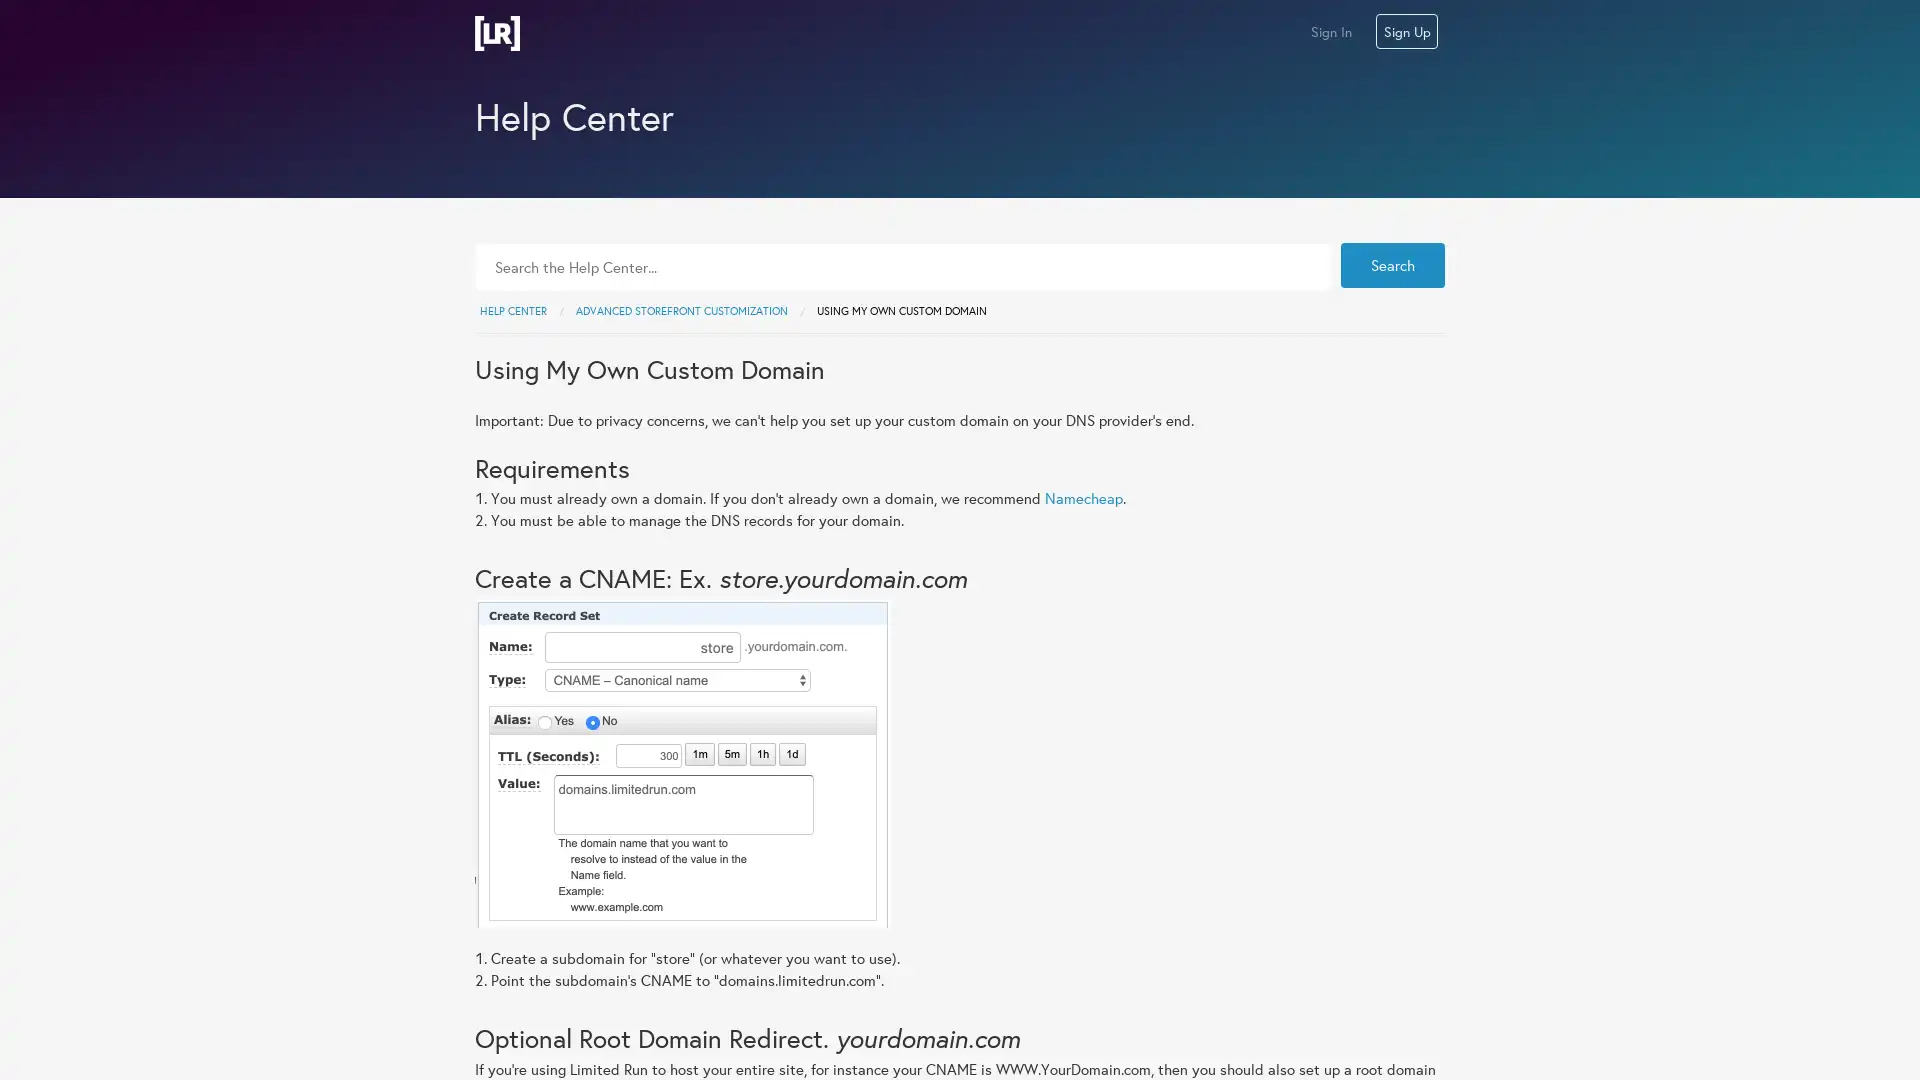  I want to click on Search, so click(1391, 264).